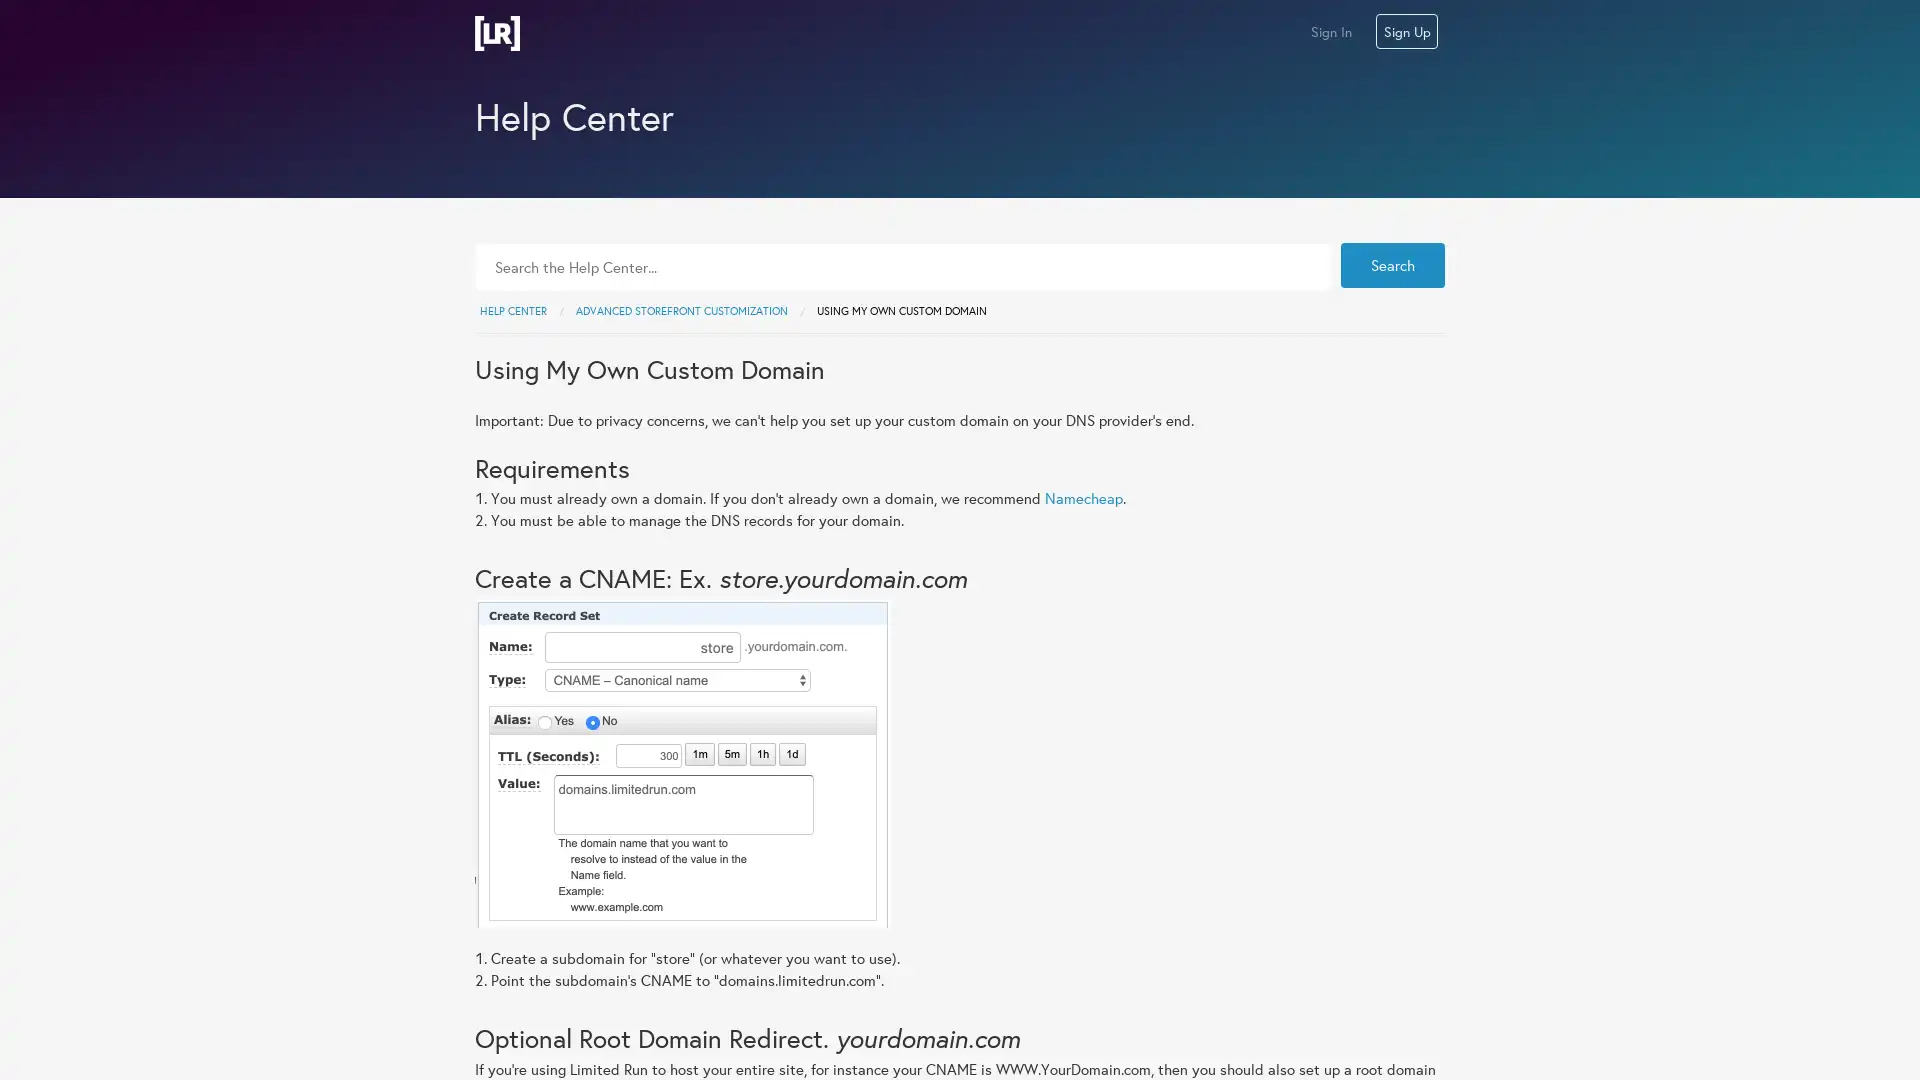  I want to click on Search, so click(1391, 264).